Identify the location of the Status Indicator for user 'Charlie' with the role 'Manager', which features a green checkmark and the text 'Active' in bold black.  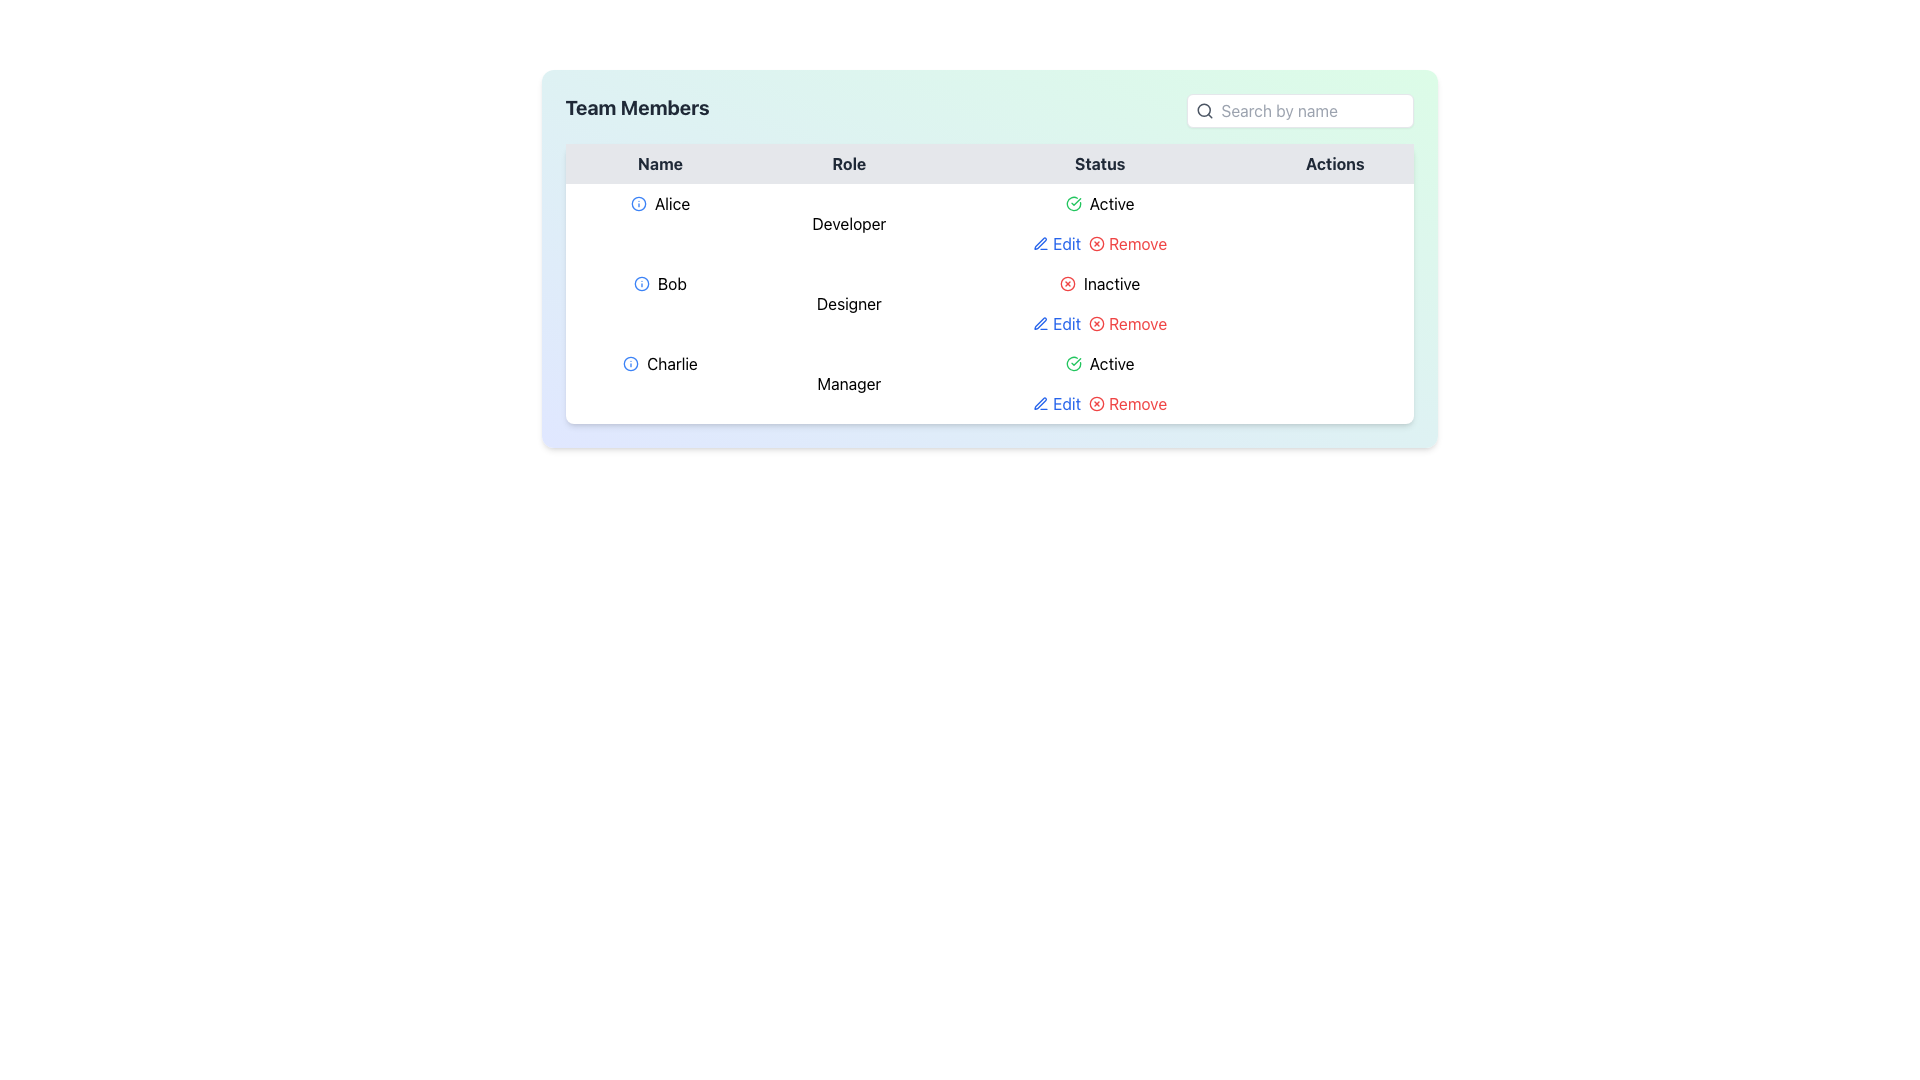
(1099, 363).